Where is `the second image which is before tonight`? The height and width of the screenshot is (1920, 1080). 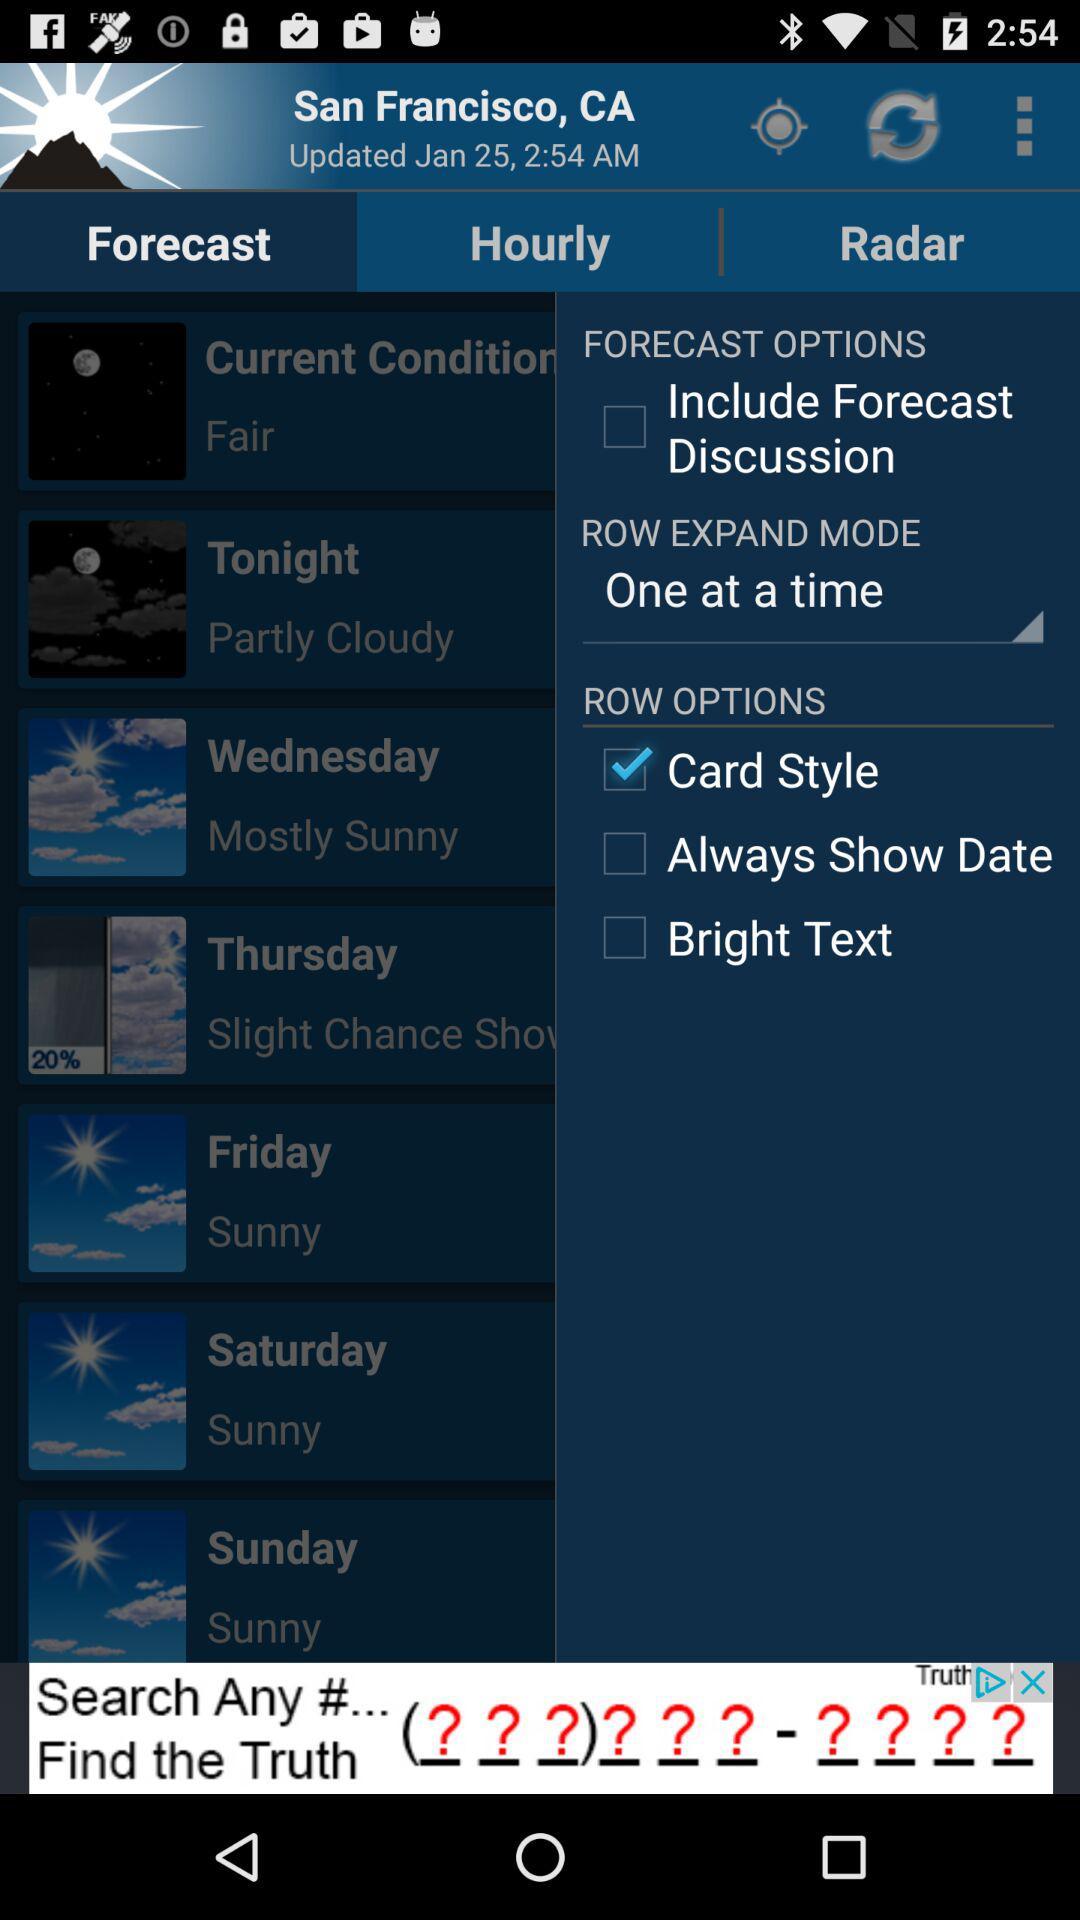 the second image which is before tonight is located at coordinates (107, 598).